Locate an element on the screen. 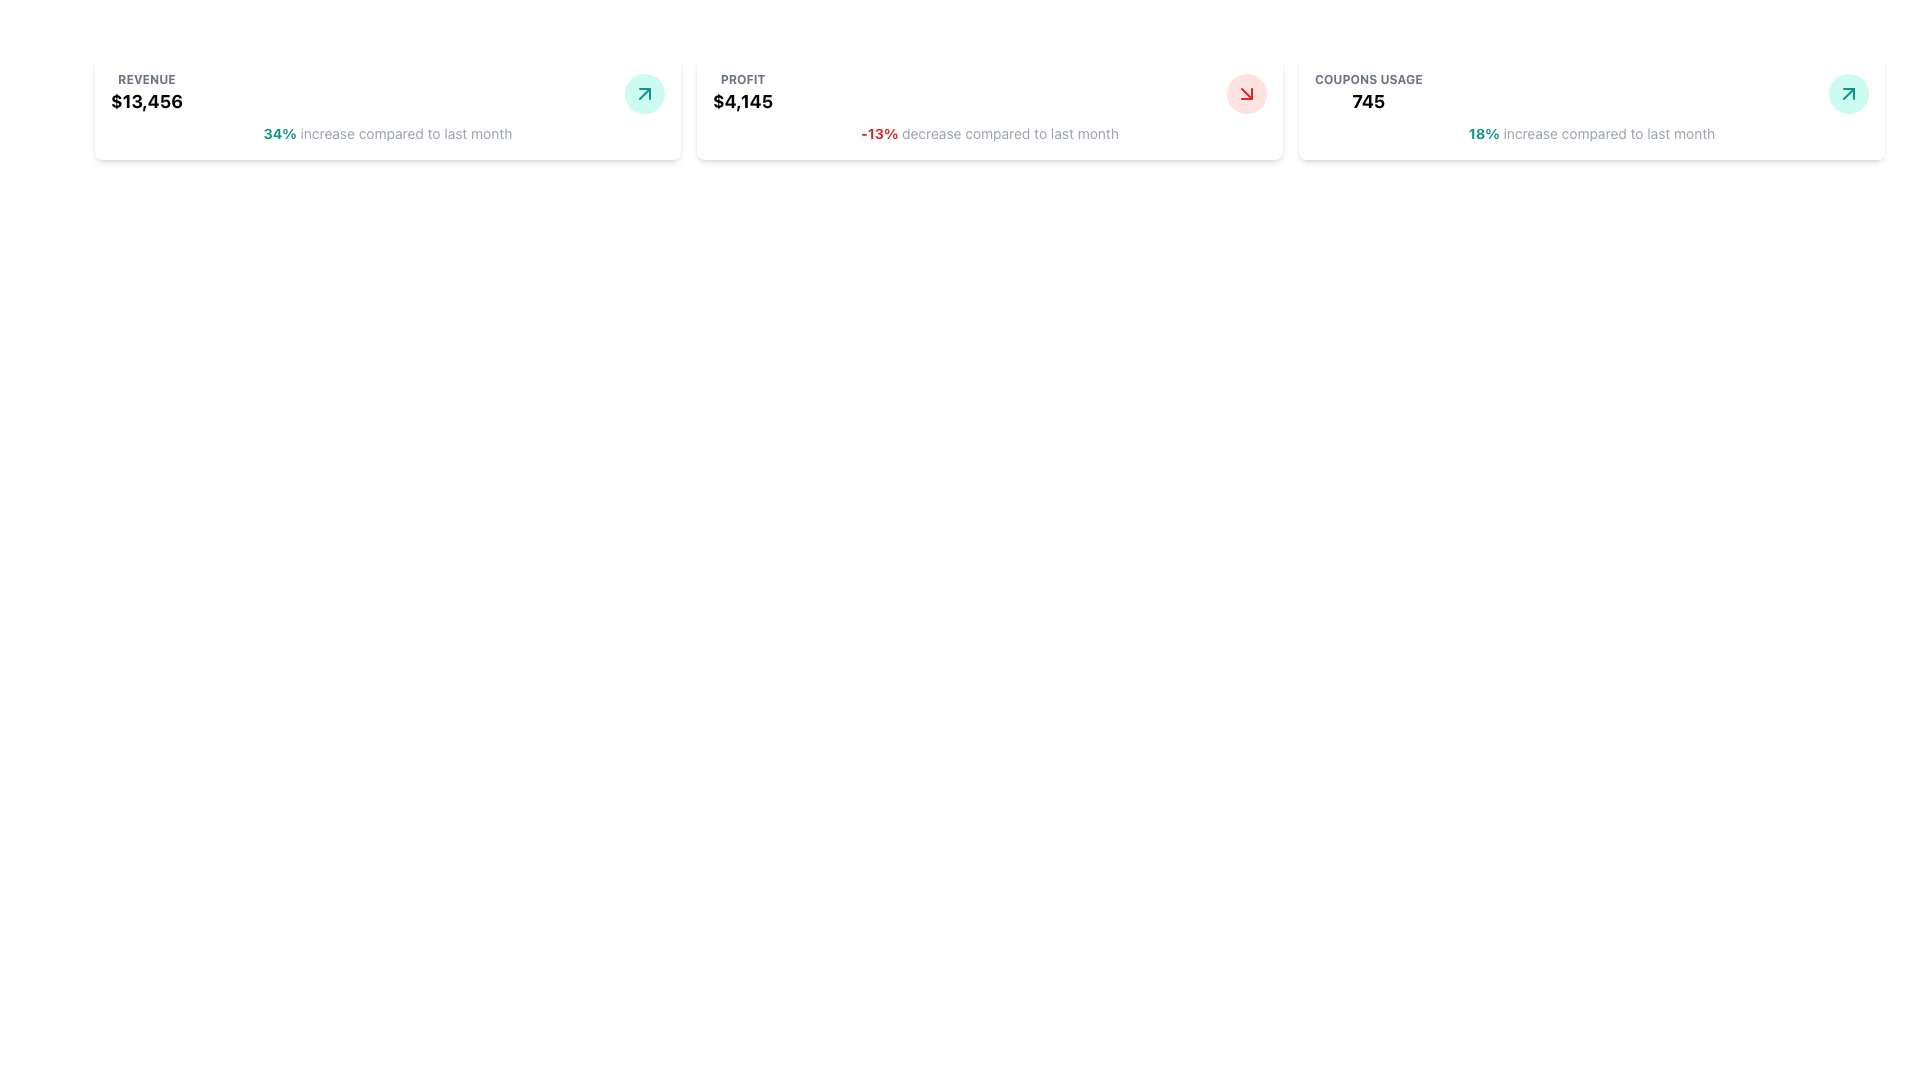 This screenshot has height=1080, width=1920. the Icon button located on the far-right side of the 'Coupons usage 745' UI component, next to the '745' text is located at coordinates (1847, 93).